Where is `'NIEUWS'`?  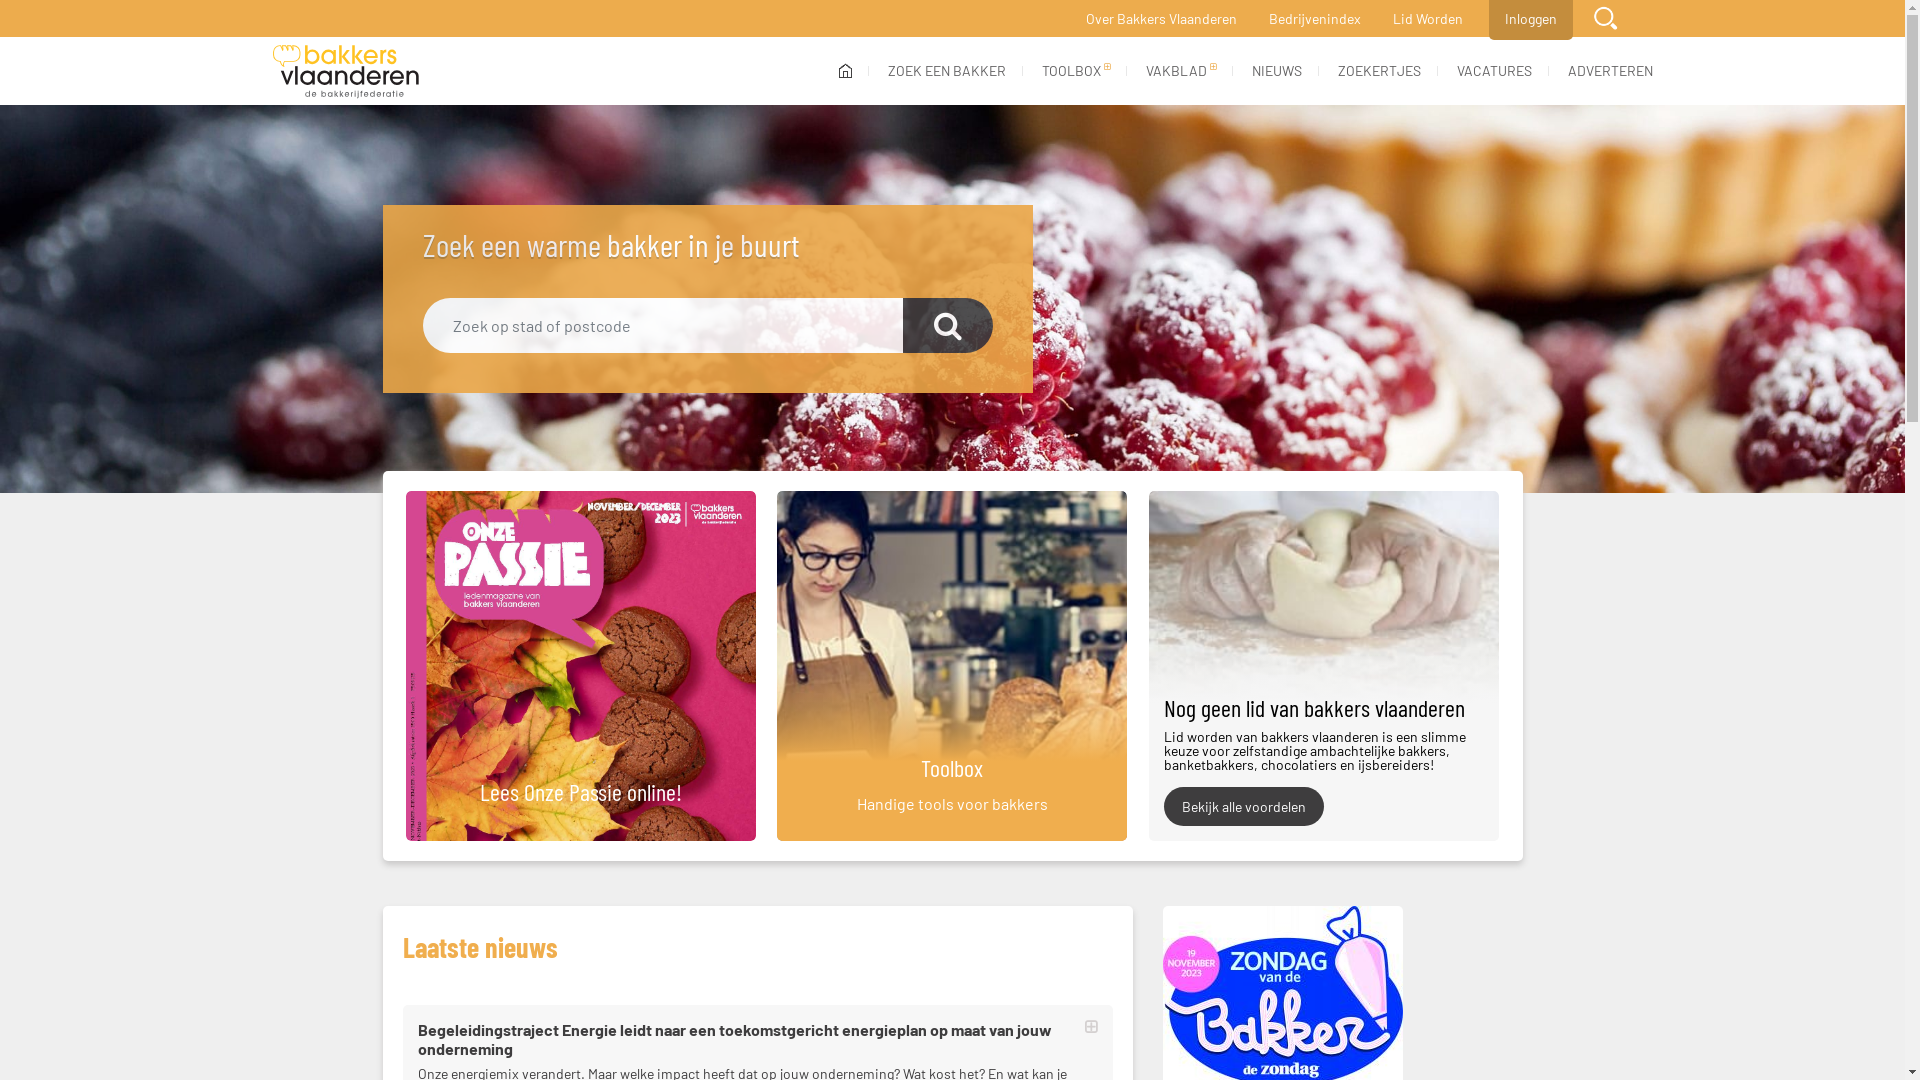
'NIEUWS' is located at coordinates (1275, 69).